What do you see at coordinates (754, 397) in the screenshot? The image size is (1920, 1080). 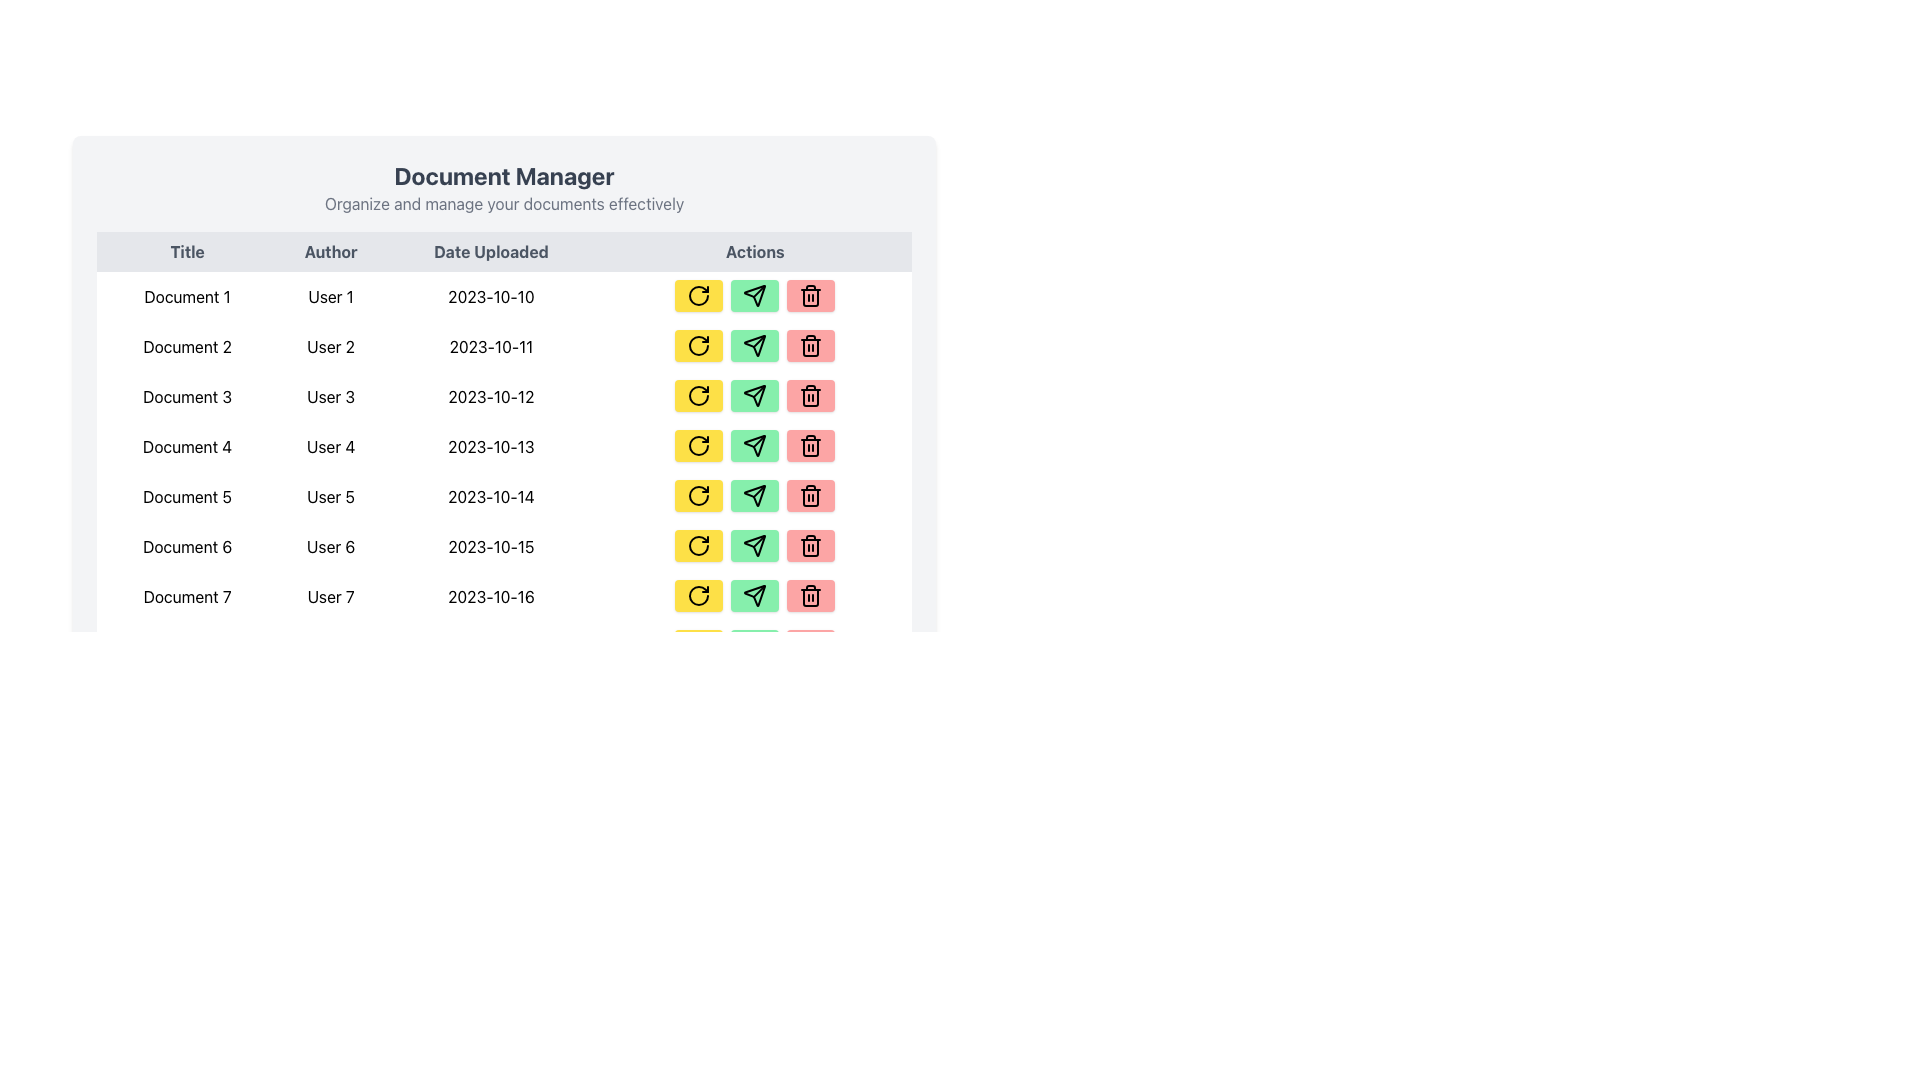 I see `the second button in the 'Actions' column for 'Document 3'` at bounding box center [754, 397].